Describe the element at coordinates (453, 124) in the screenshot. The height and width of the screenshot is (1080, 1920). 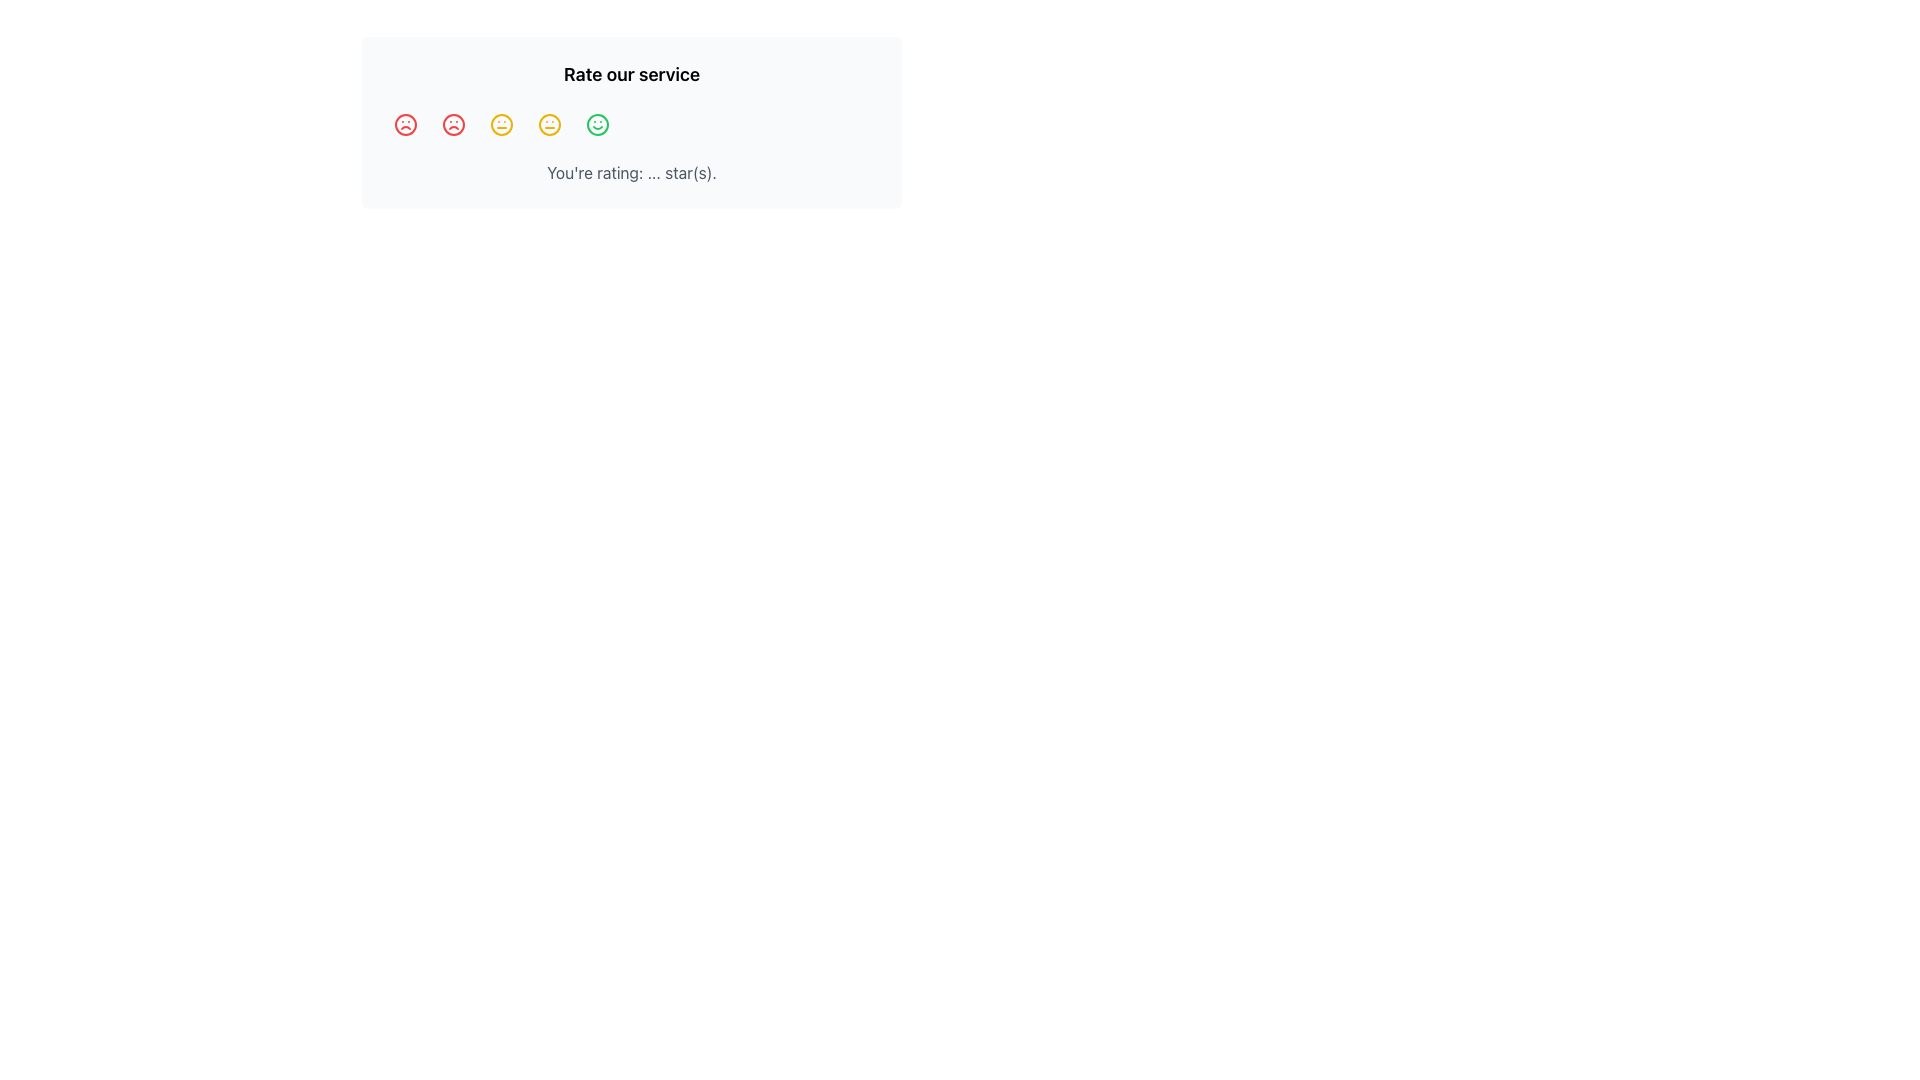
I see `the SVG Circle representing a frown on the left side of the rating system interface, which indicates a negative rating or emotion` at that location.